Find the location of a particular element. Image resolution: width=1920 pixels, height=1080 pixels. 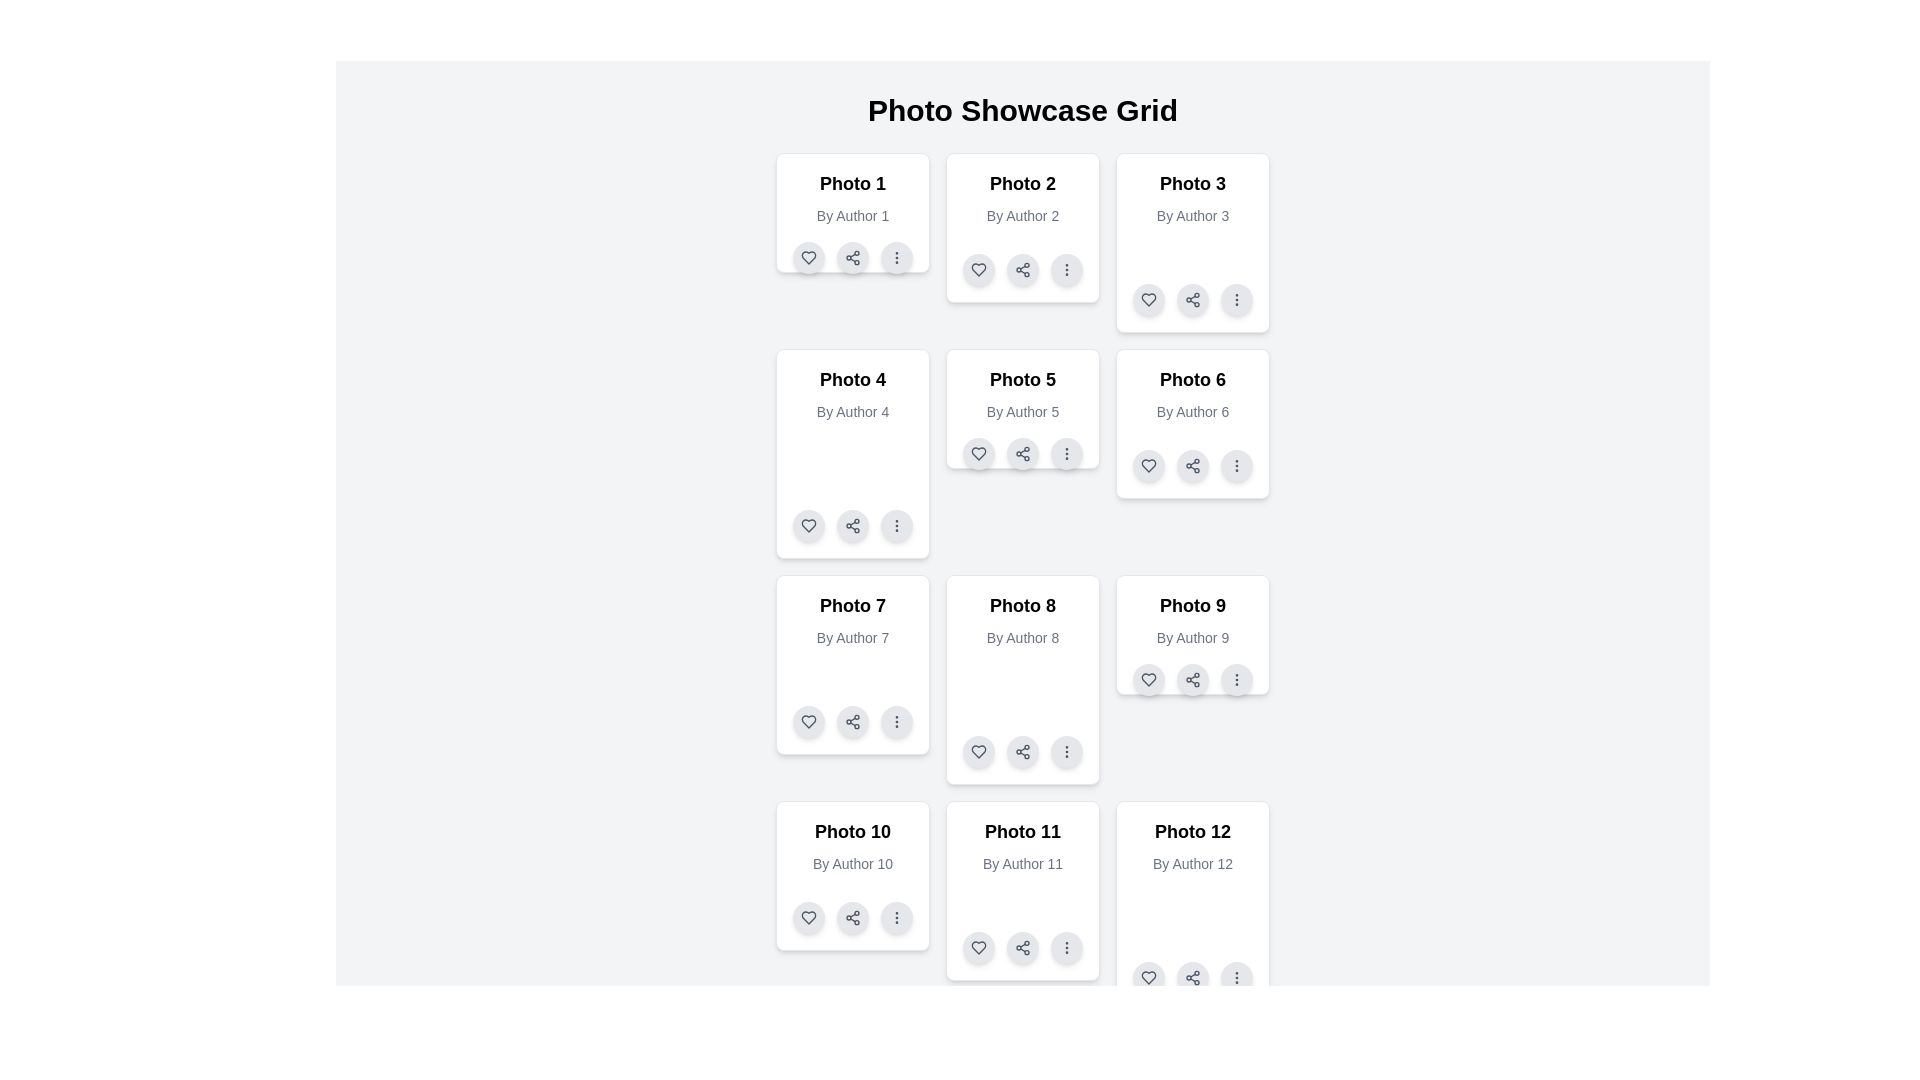

the circular button with a gray background and three vertically aligned dots (ellipsis) icon, which is the third element is located at coordinates (896, 257).